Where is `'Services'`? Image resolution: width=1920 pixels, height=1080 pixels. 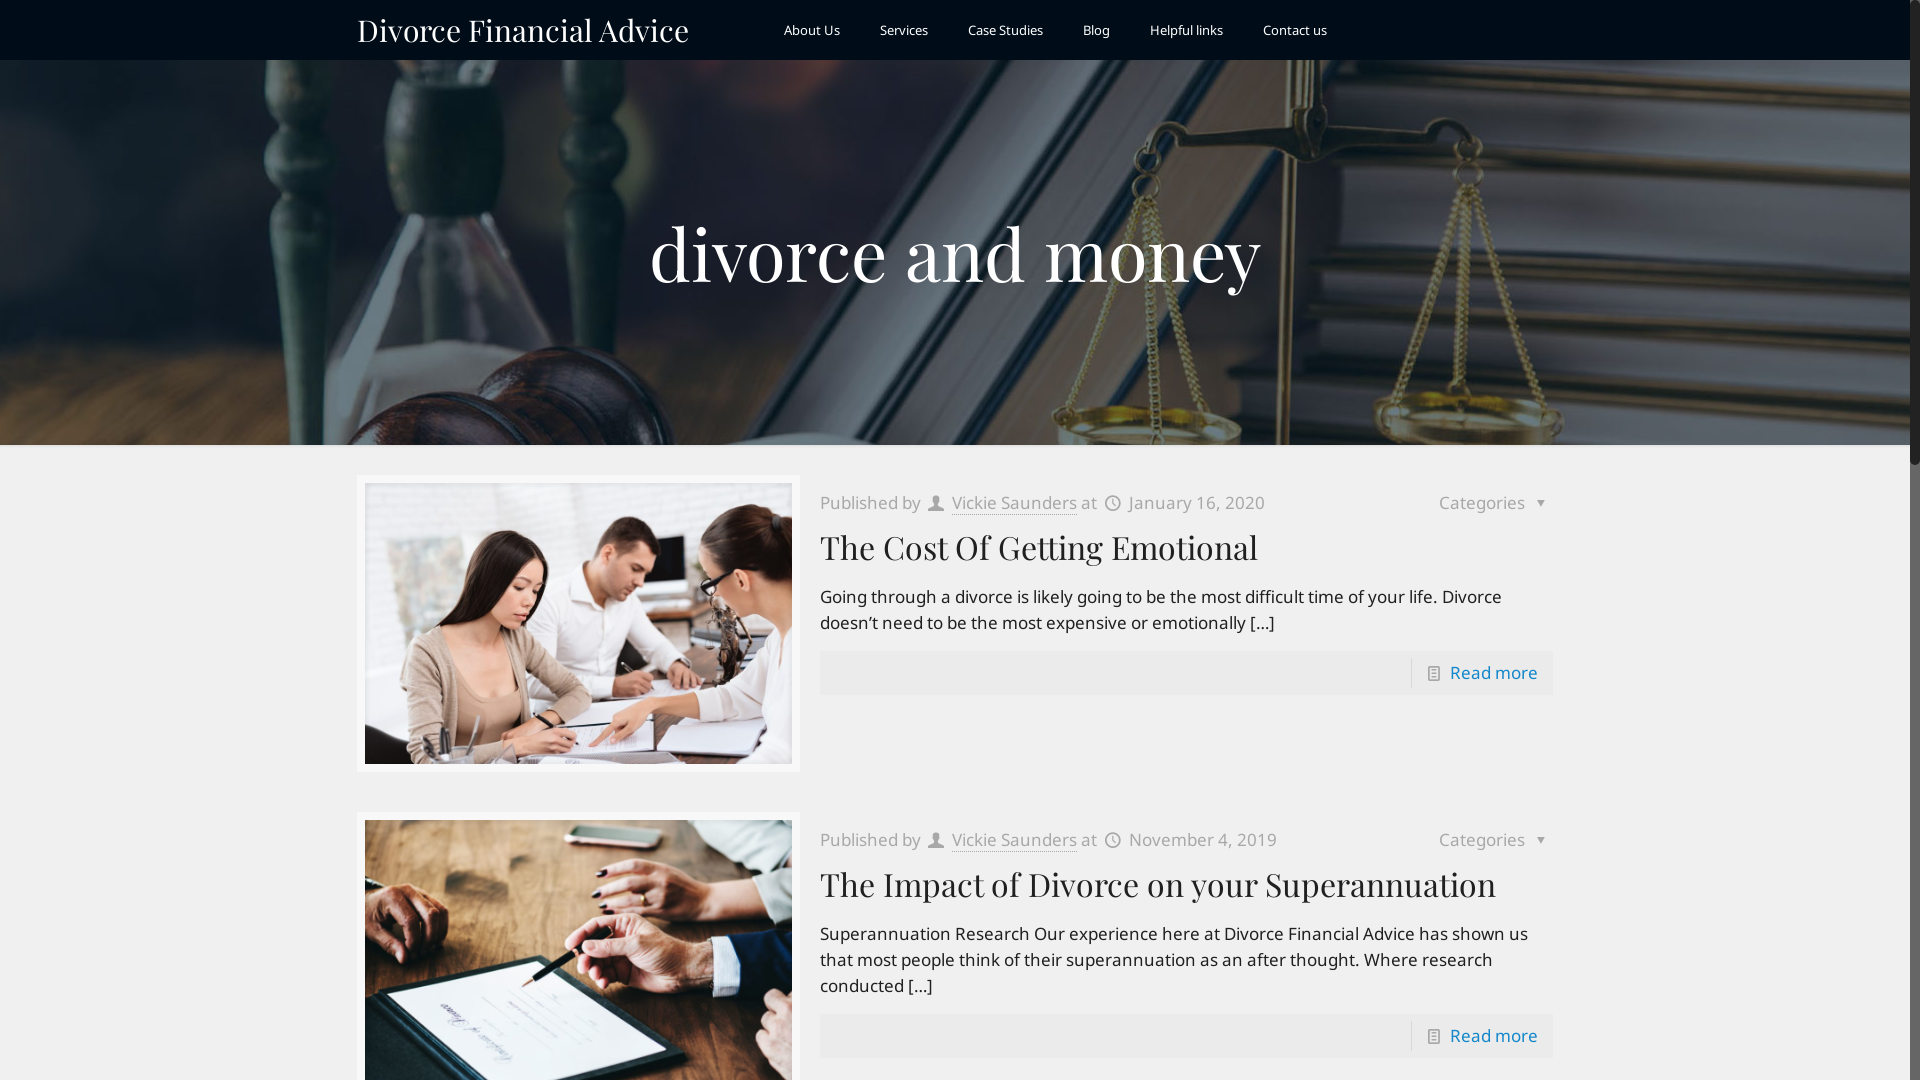
'Services' is located at coordinates (902, 30).